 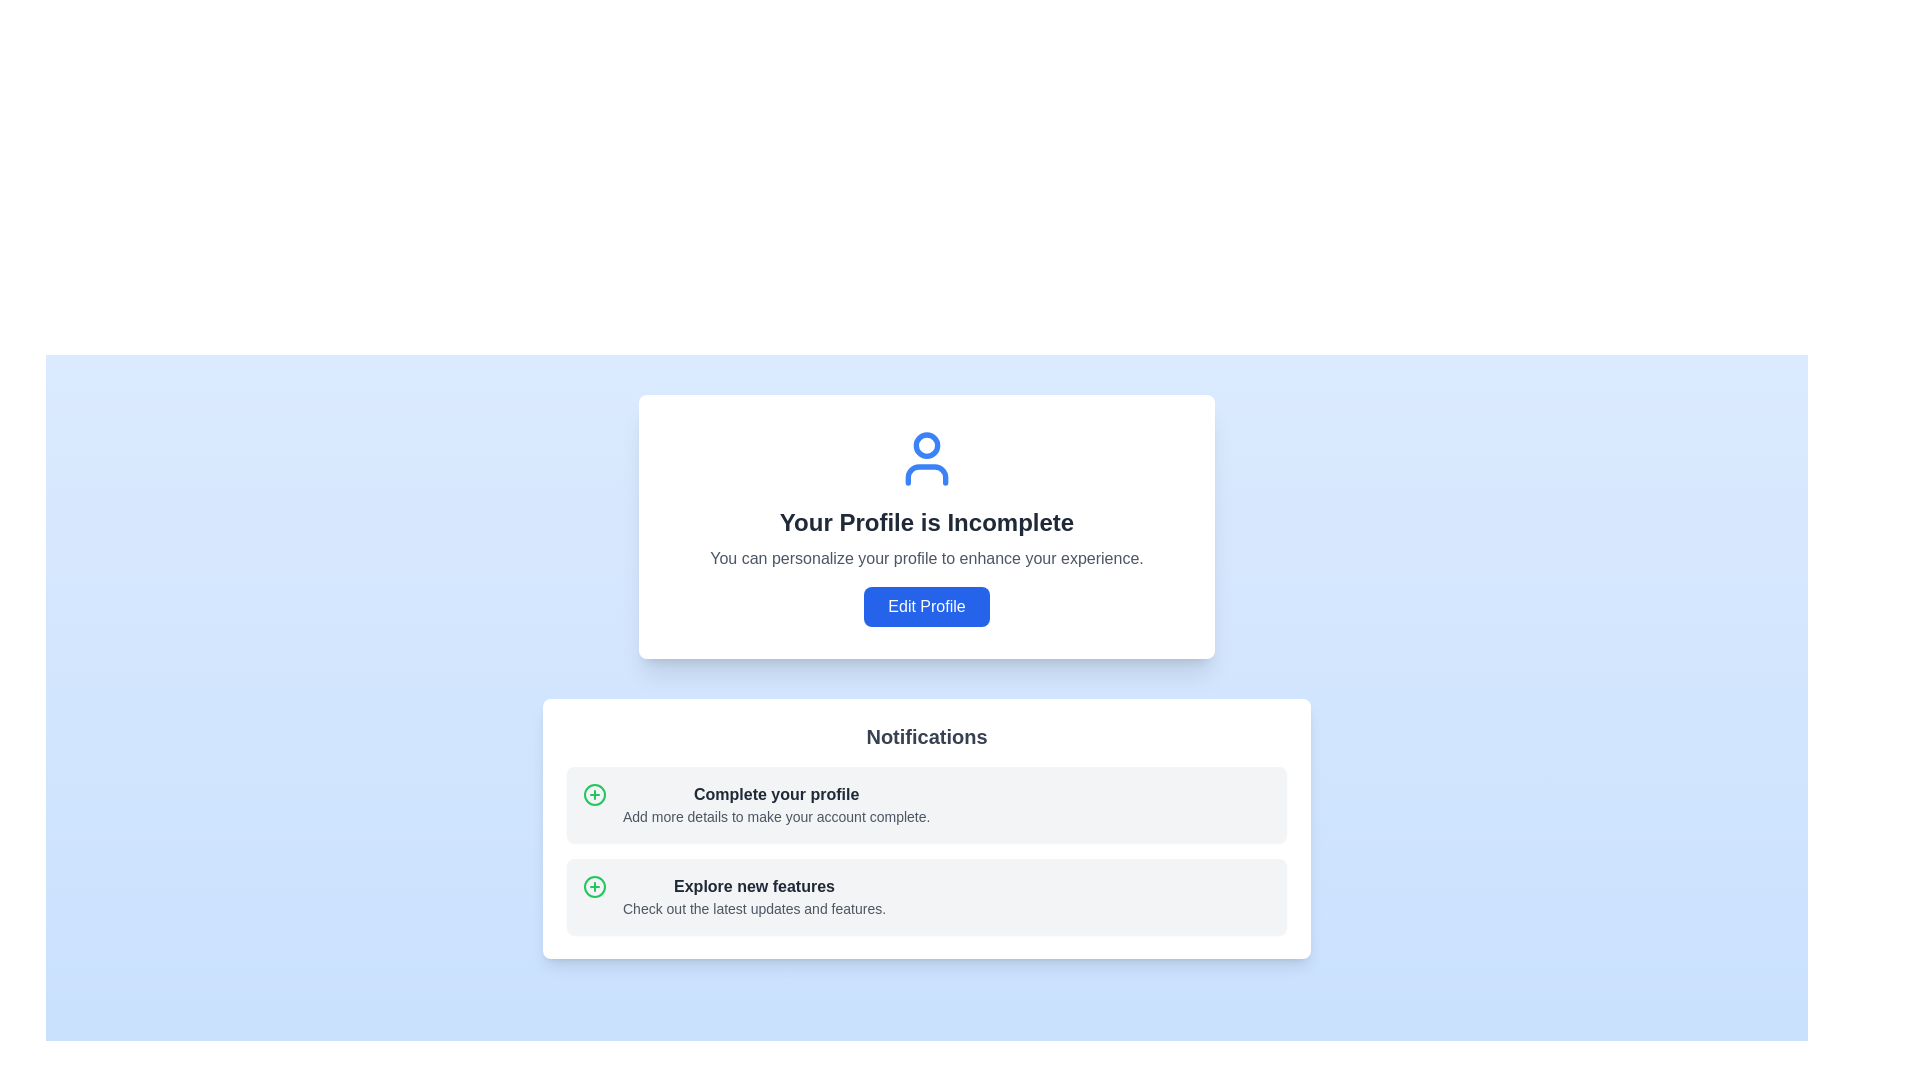 What do you see at coordinates (775, 817) in the screenshot?
I see `static text snippet that states 'Add more details to make your account complete.' which is styled in a small gray font and positioned below the header 'Complete your profile' within the notification card` at bounding box center [775, 817].